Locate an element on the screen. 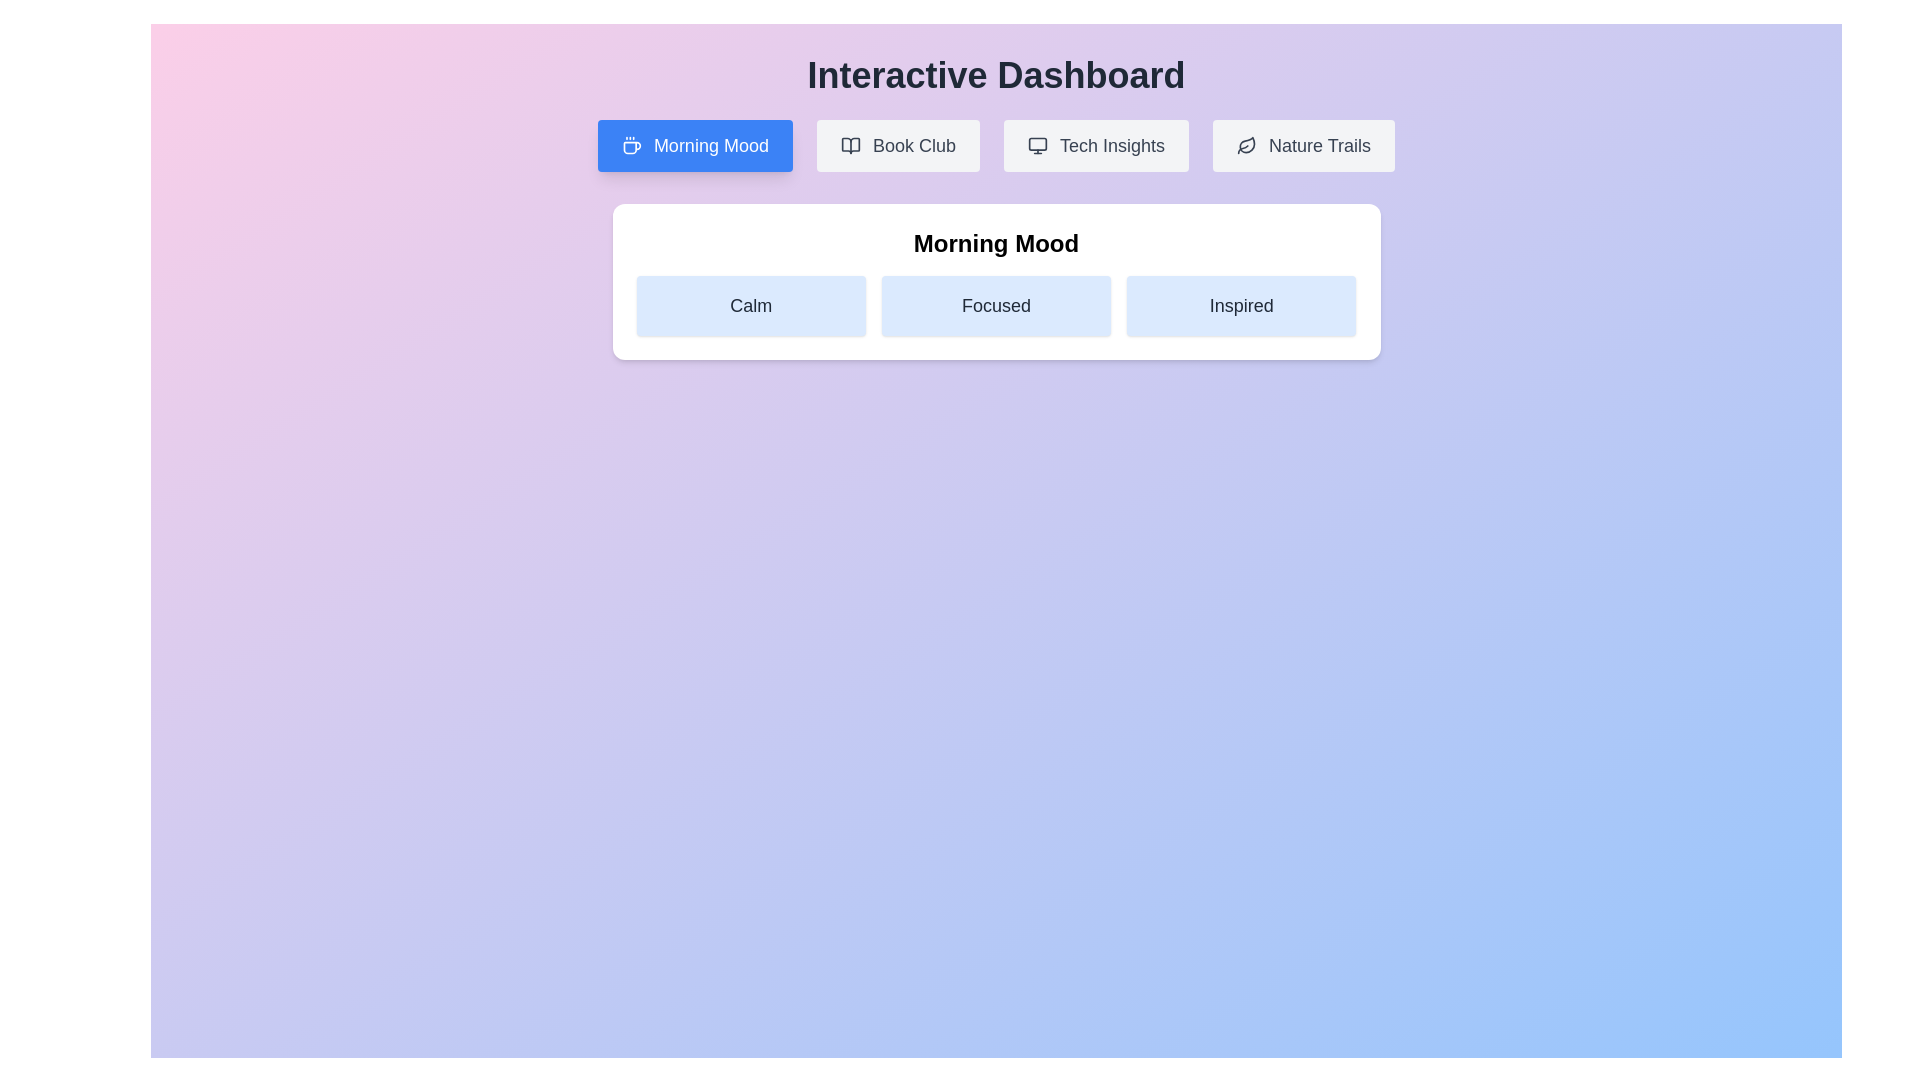 This screenshot has width=1920, height=1080. the decorative icon located to the left of the text label inside the 'Tech Insights' button, which enhances its visual appeal is located at coordinates (1037, 145).